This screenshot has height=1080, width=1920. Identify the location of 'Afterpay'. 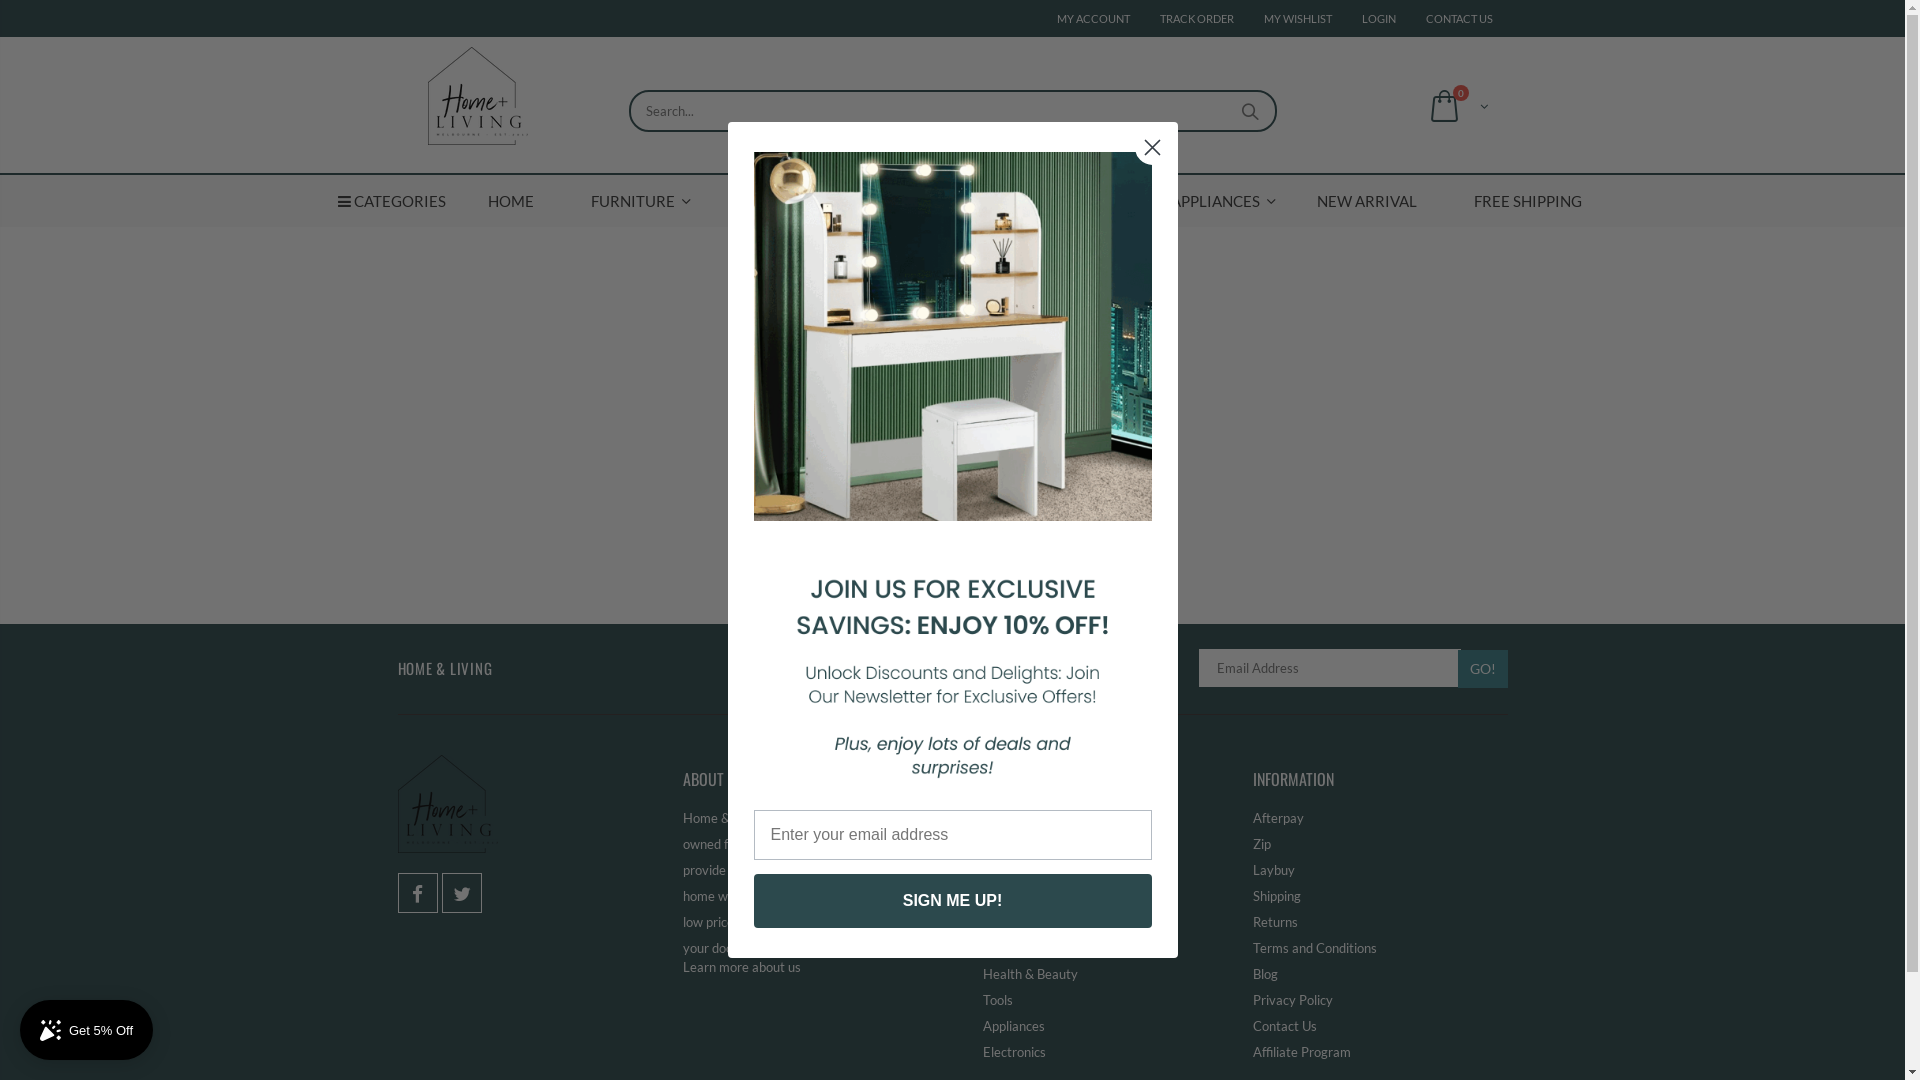
(1276, 817).